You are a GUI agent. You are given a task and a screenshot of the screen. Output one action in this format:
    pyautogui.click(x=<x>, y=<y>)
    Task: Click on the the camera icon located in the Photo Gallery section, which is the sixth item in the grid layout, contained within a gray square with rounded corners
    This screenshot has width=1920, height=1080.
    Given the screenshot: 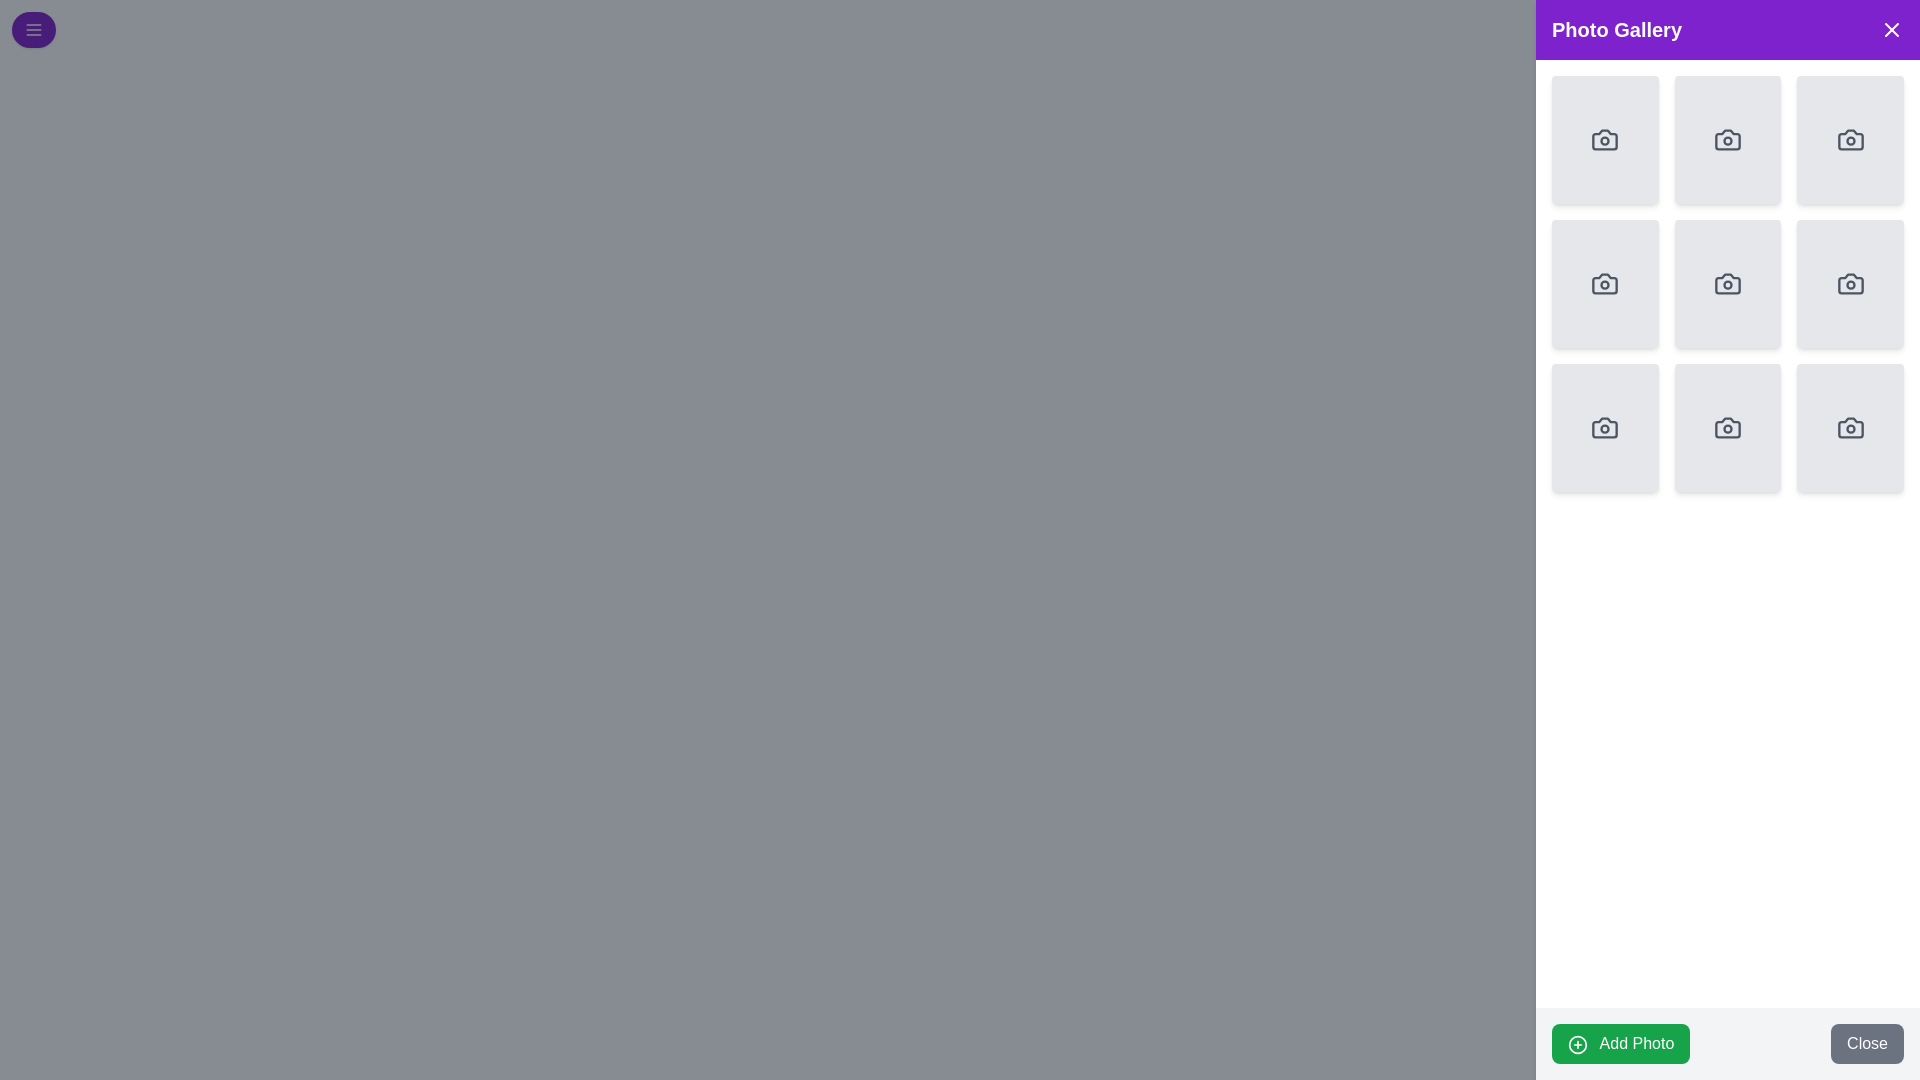 What is the action you would take?
    pyautogui.click(x=1849, y=284)
    